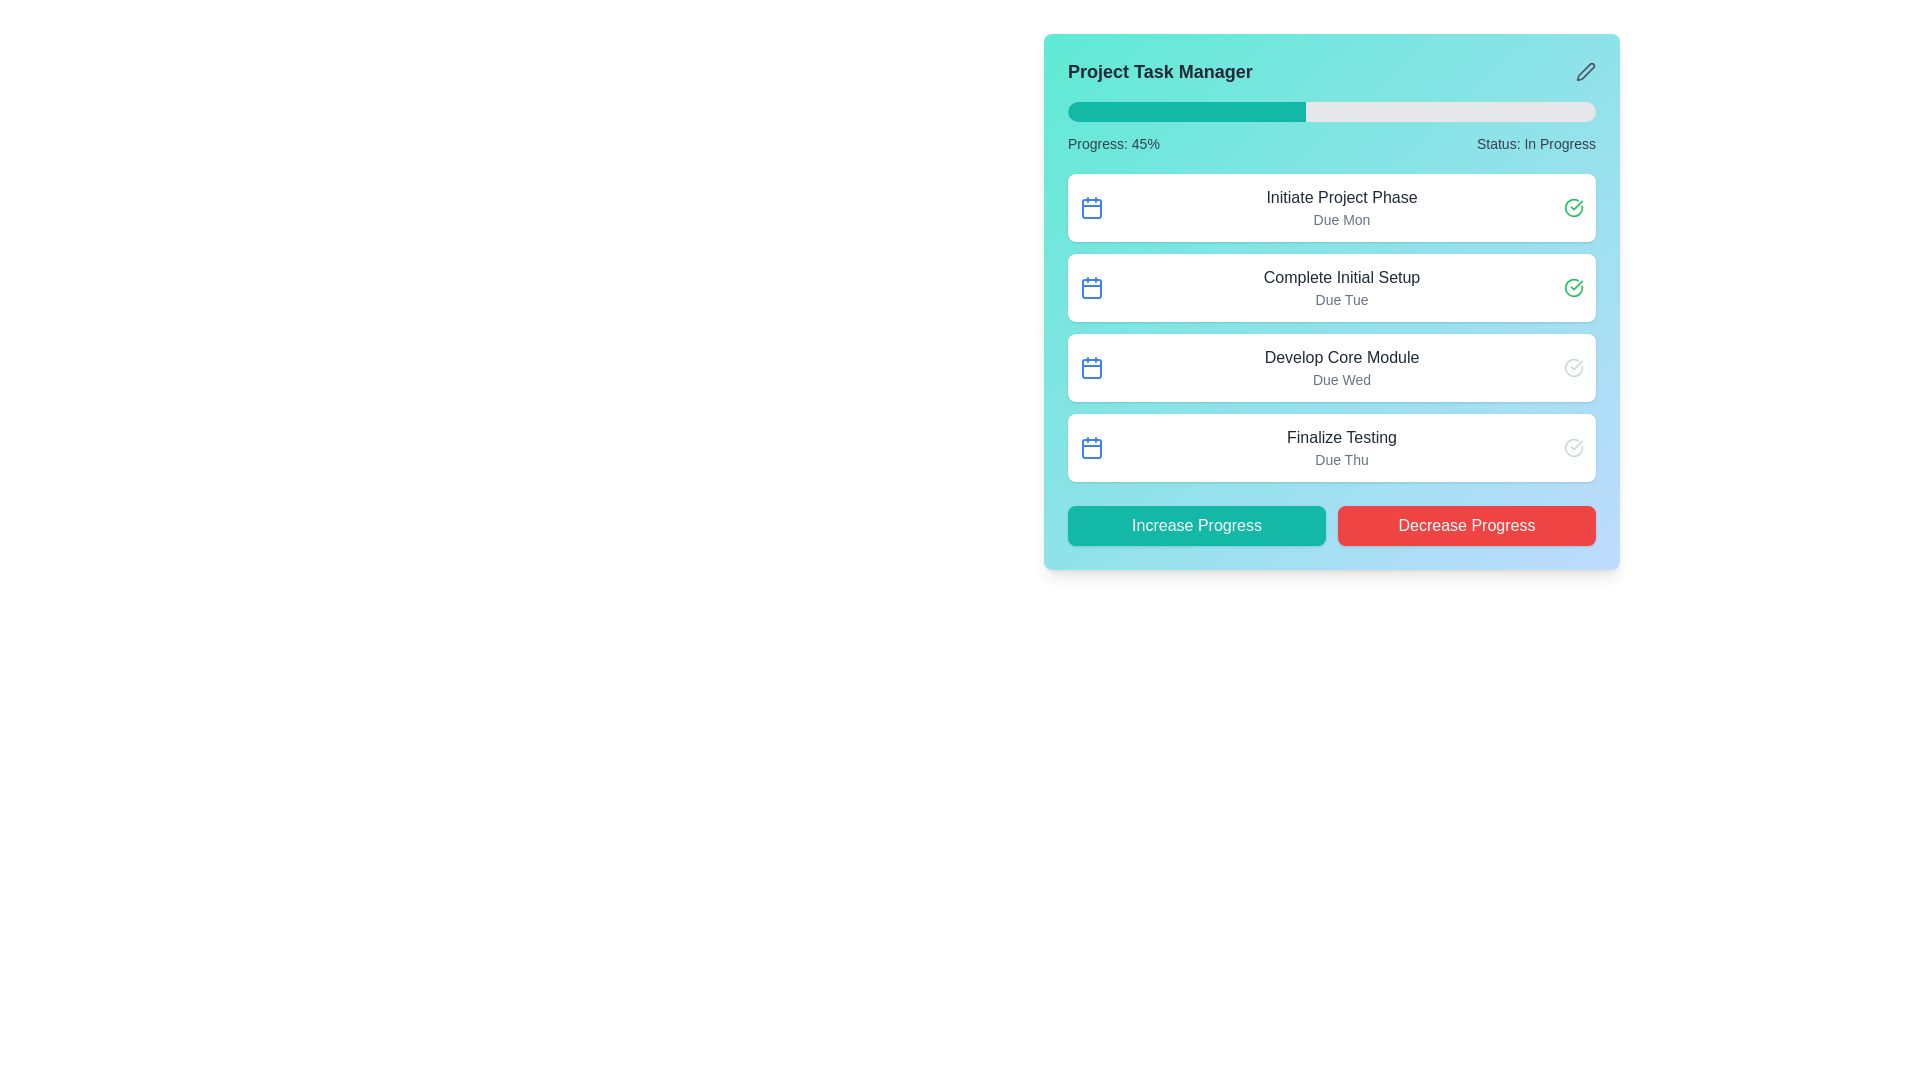 This screenshot has height=1080, width=1920. I want to click on the button located in the bottom right corner of the UI panel to decrease the progress of the associated task, which is the second button to the right of the 'Increase Progress' button with a teal background, so click(1467, 524).